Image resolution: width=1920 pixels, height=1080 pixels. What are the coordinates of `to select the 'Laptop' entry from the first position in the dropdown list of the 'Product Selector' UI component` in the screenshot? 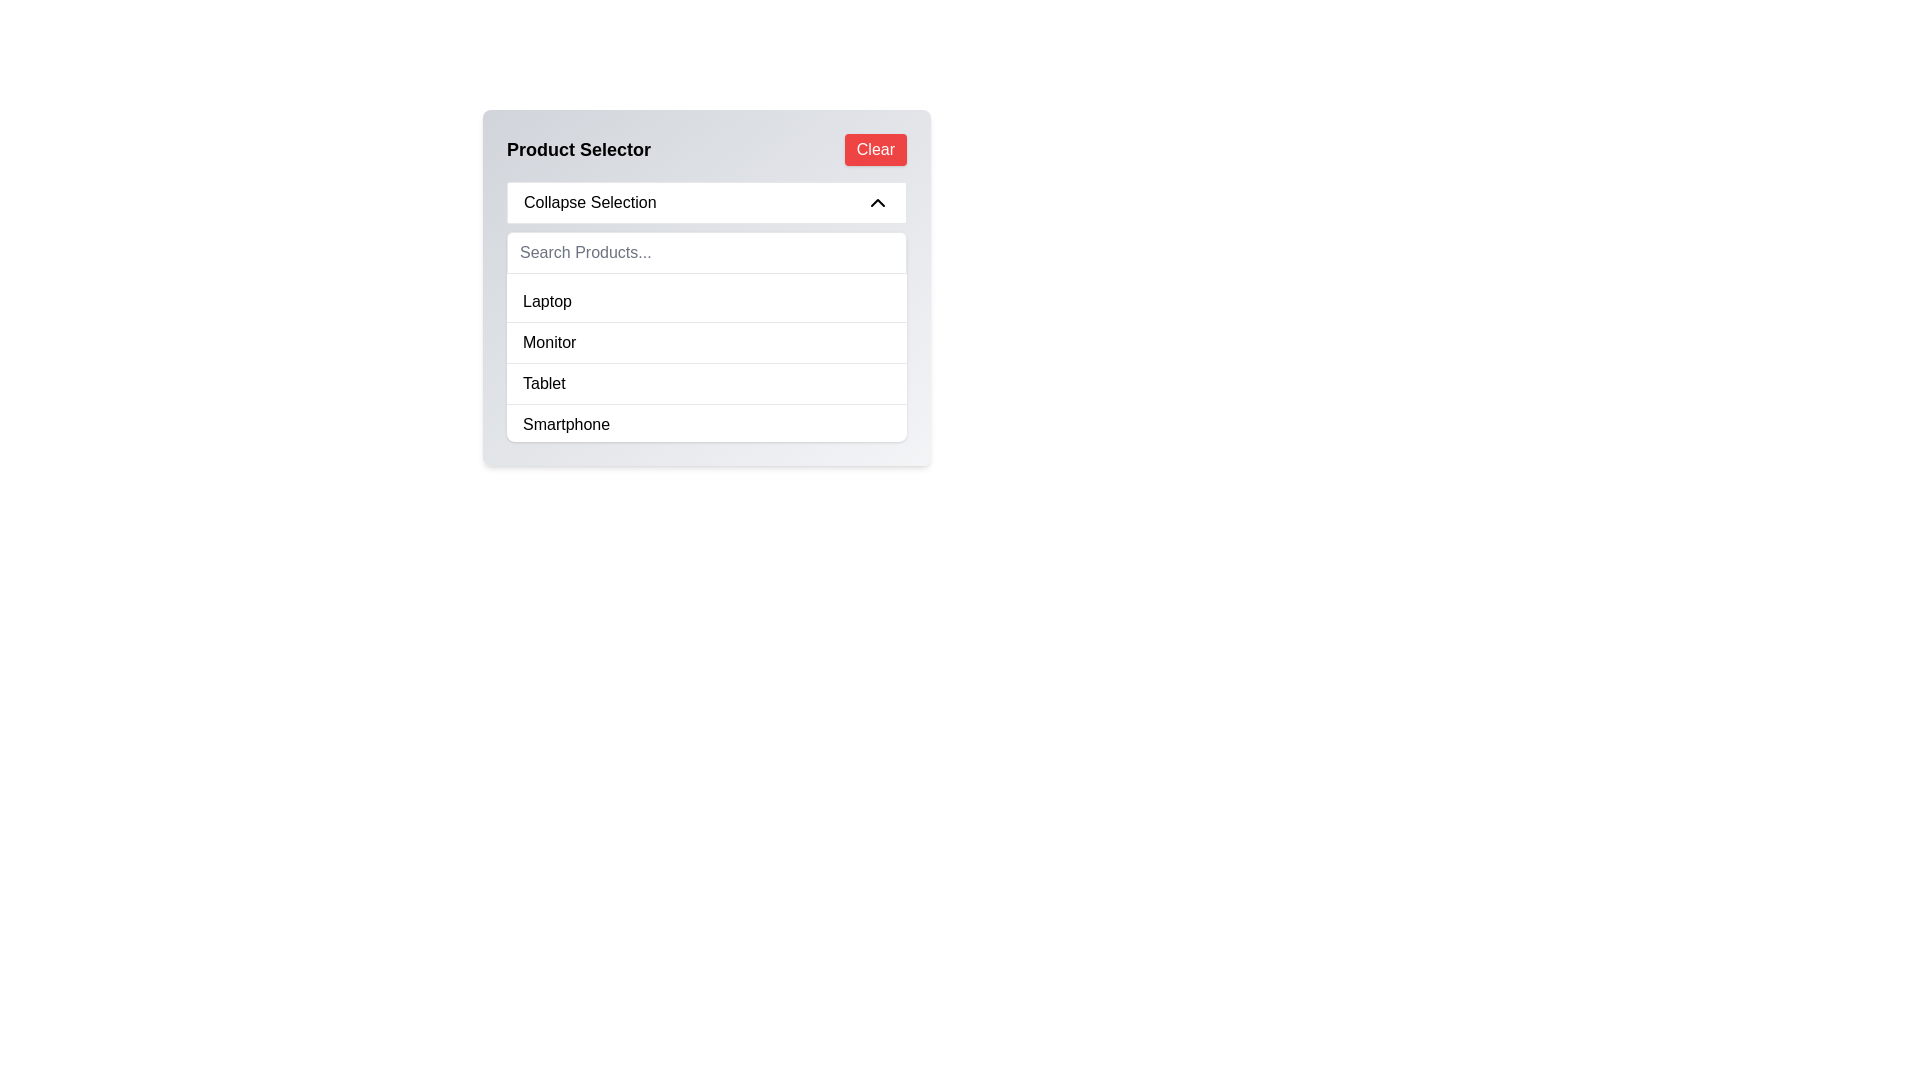 It's located at (706, 312).